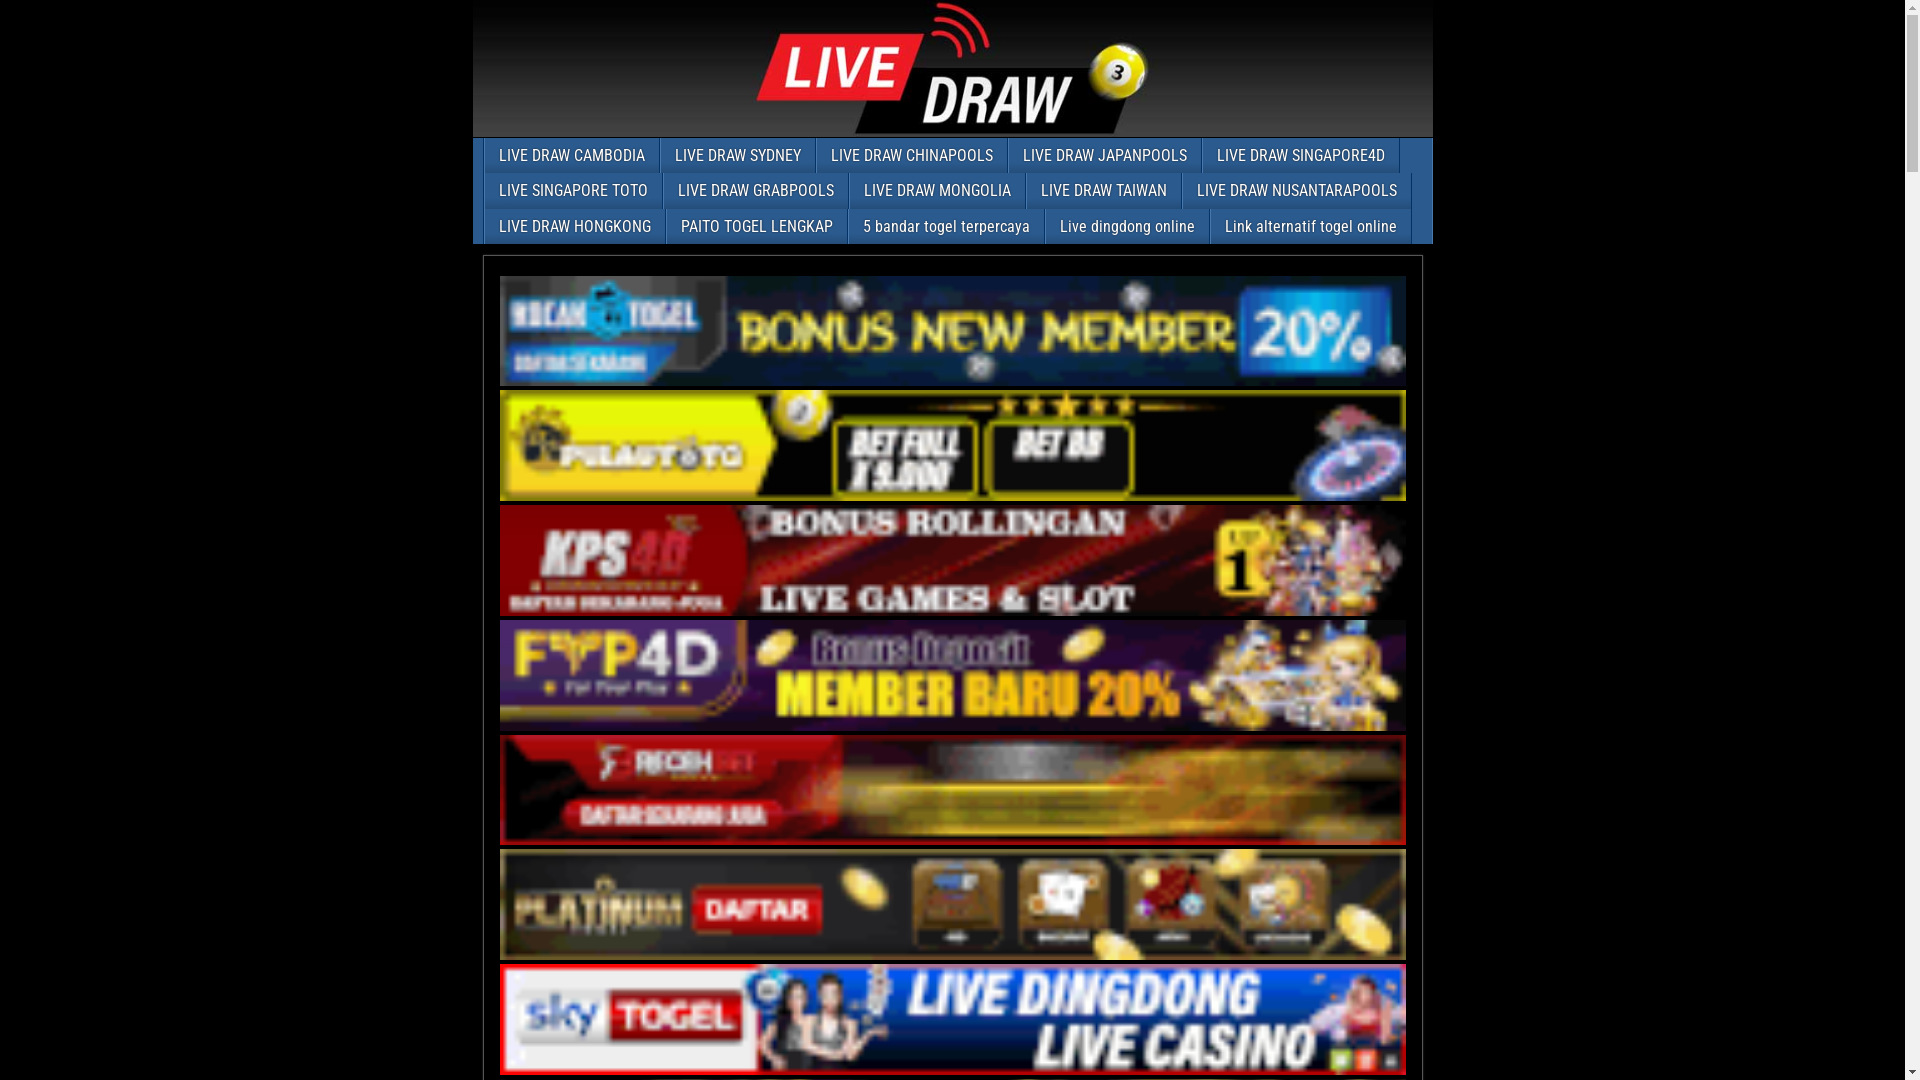 Image resolution: width=1920 pixels, height=1080 pixels. I want to click on 'Link alternatif togel online', so click(1208, 225).